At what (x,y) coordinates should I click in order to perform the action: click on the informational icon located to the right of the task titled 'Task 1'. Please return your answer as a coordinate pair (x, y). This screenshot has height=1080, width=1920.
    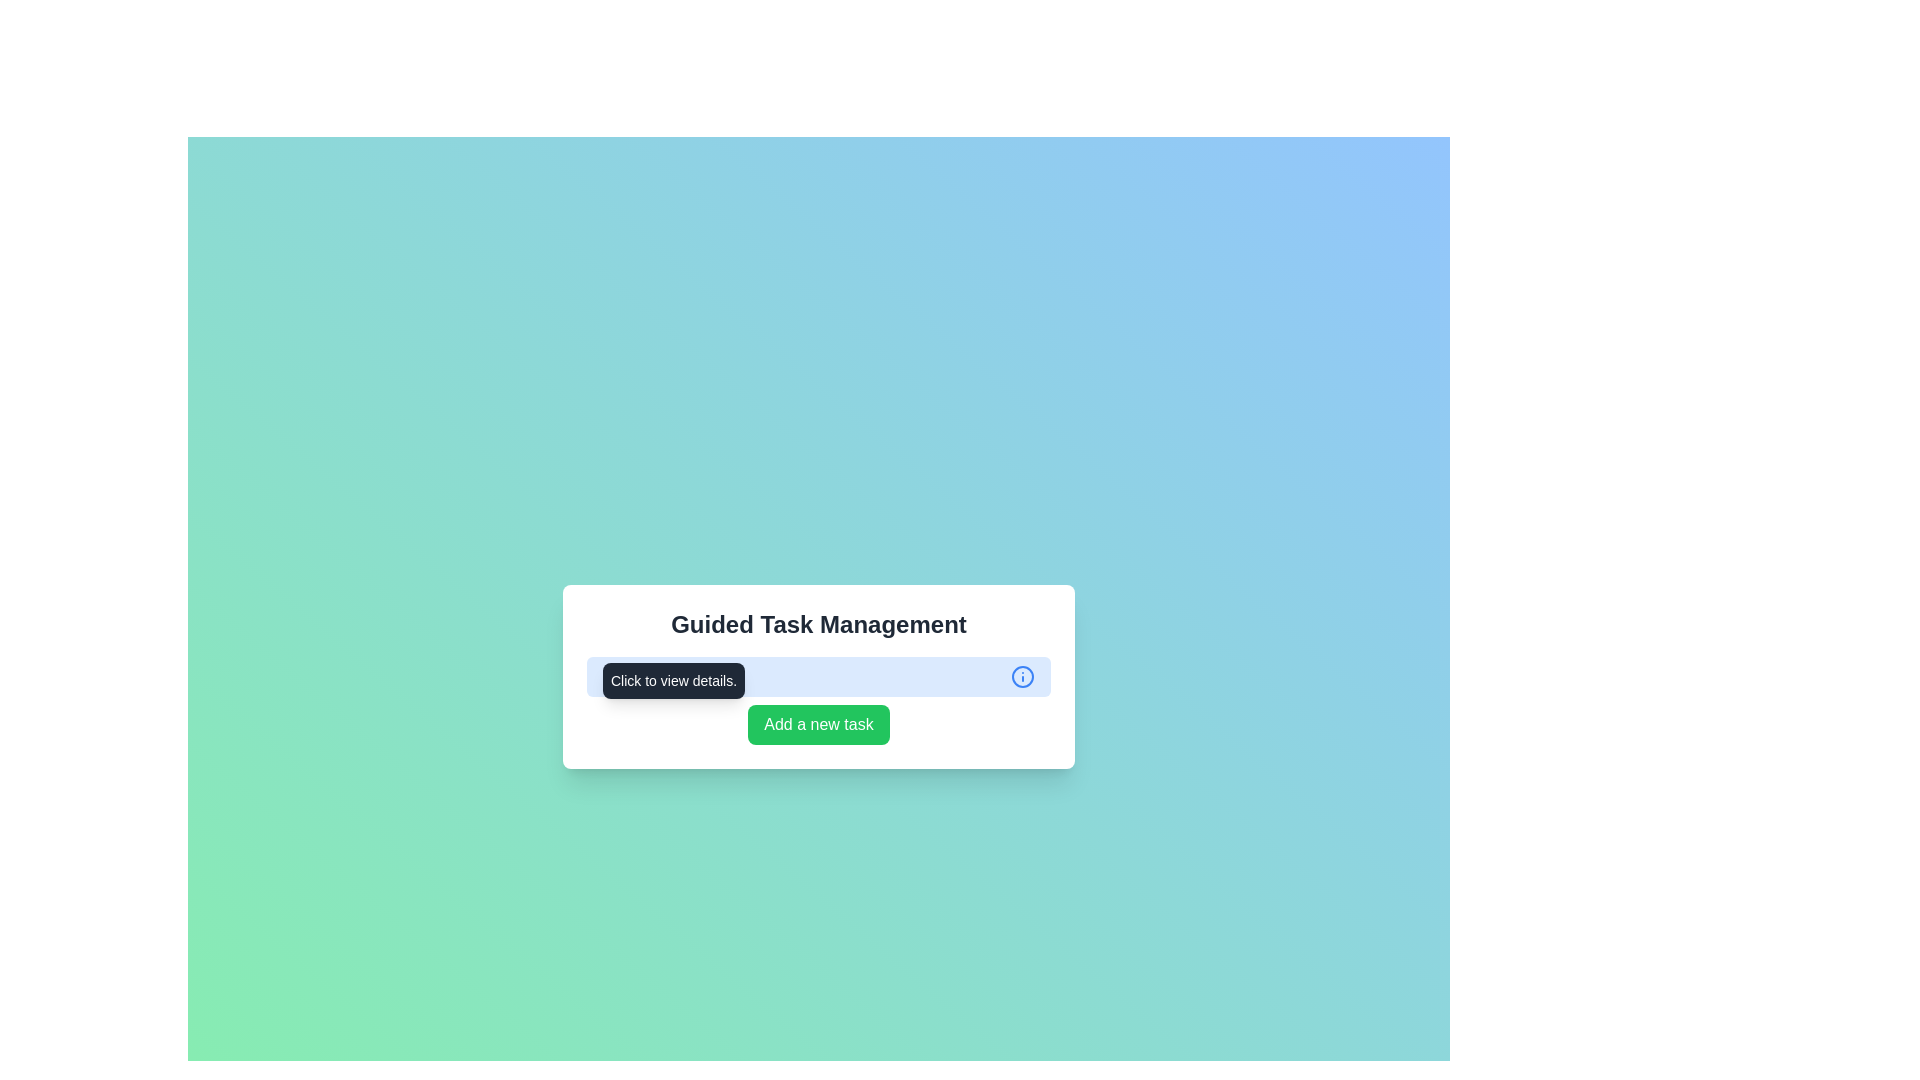
    Looking at the image, I should click on (1022, 676).